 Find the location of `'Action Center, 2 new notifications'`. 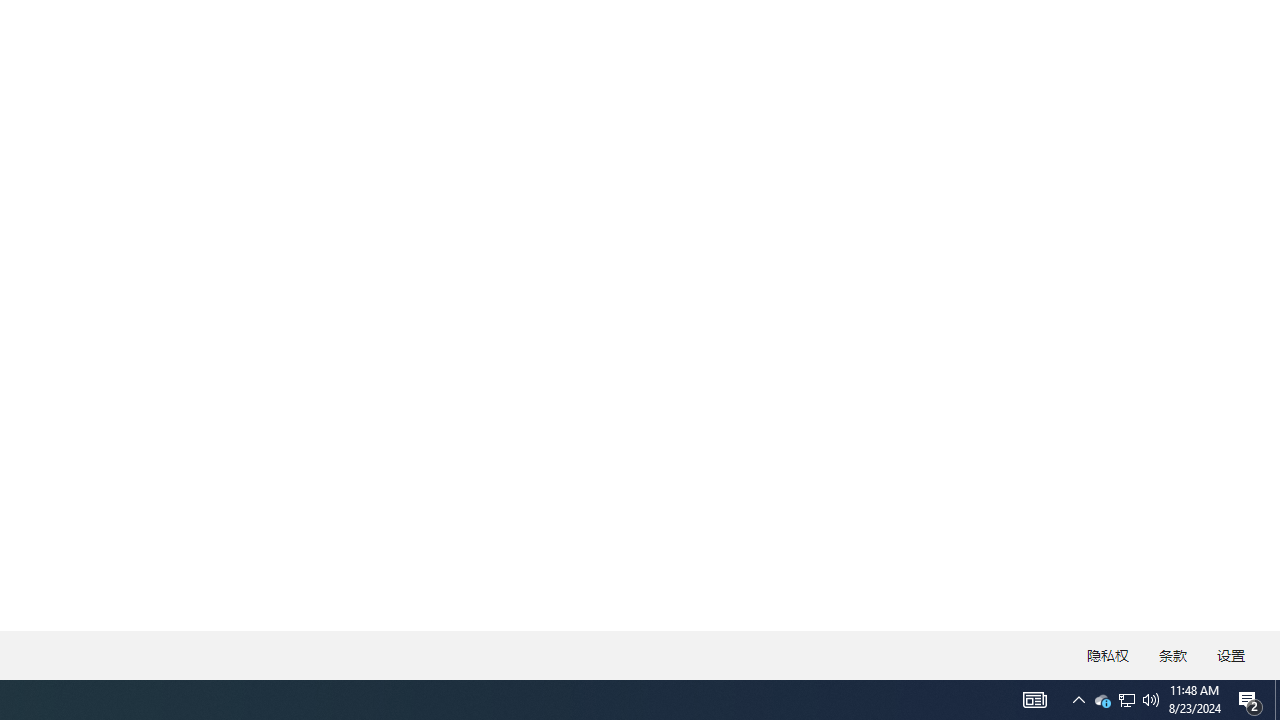

'Action Center, 2 new notifications' is located at coordinates (1250, 698).